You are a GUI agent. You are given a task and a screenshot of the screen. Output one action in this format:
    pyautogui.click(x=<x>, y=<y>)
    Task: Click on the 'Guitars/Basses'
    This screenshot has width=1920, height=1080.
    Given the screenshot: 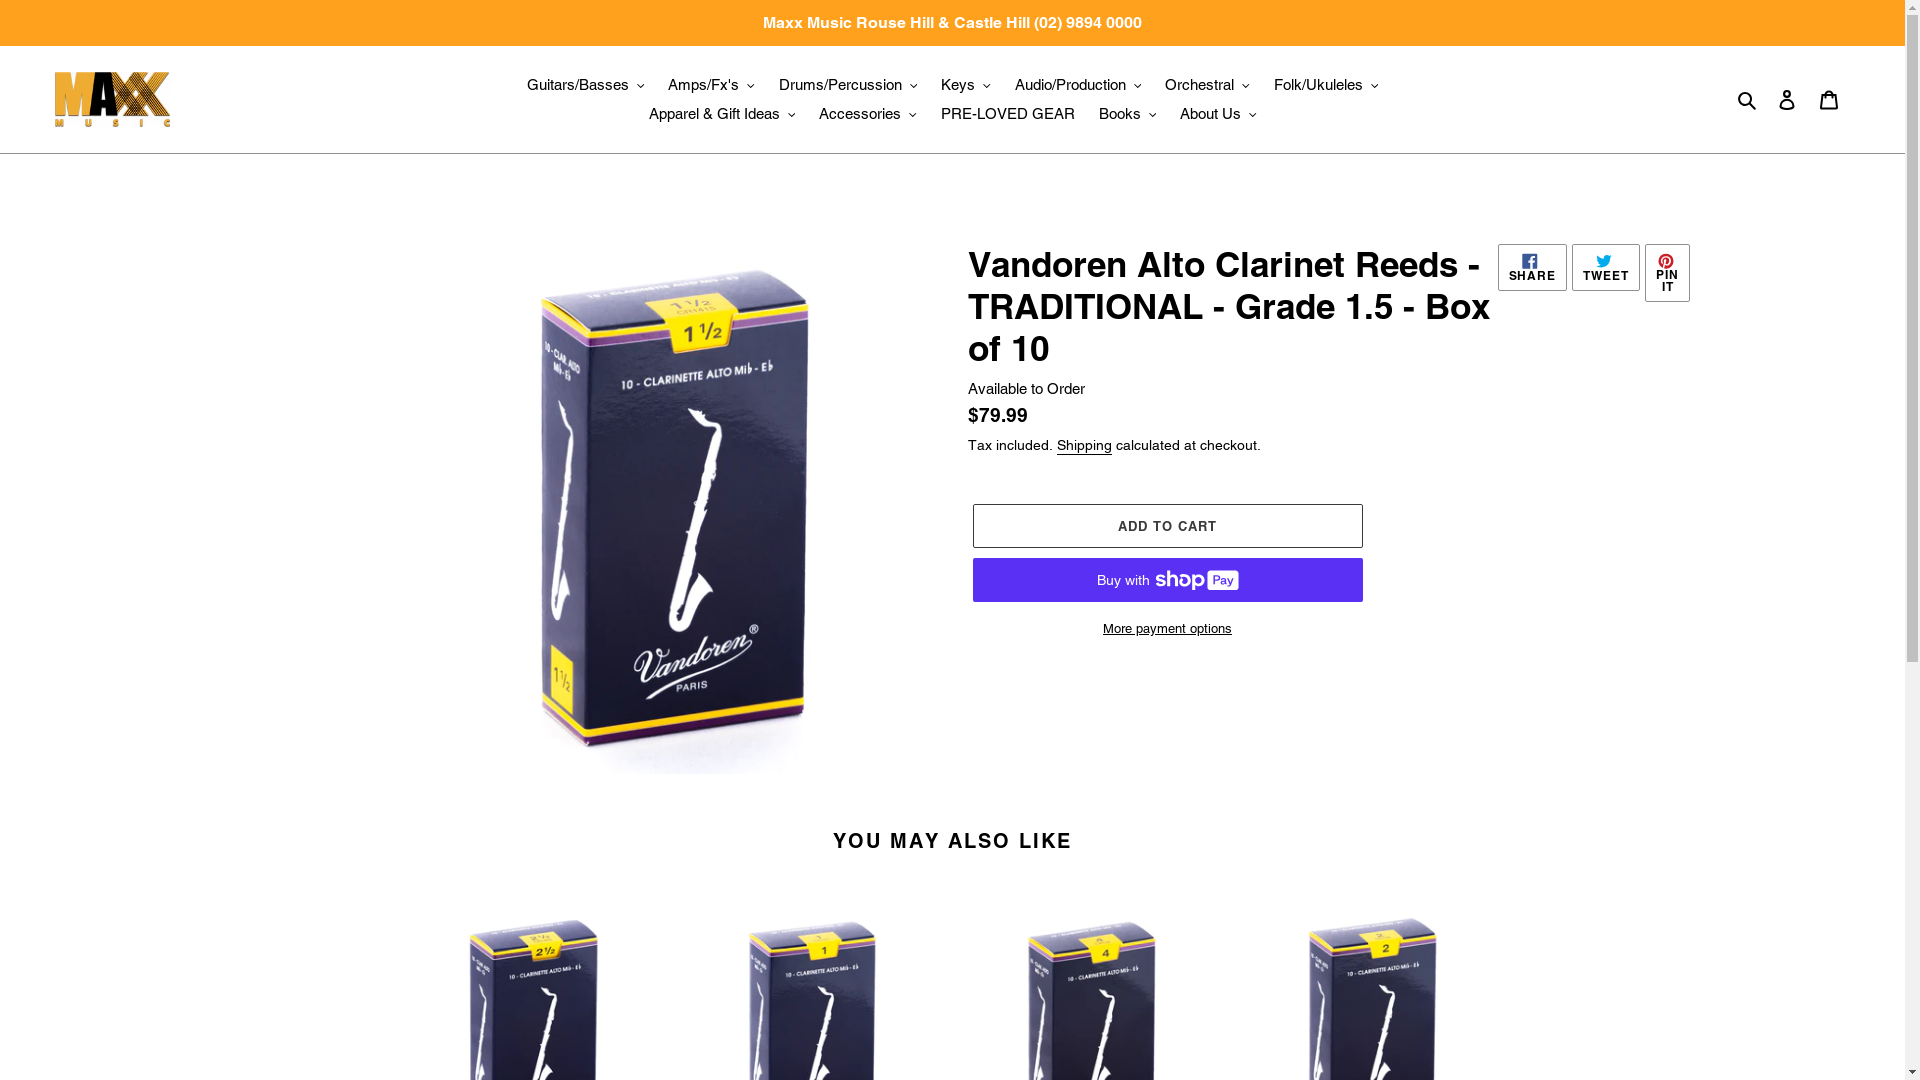 What is the action you would take?
    pyautogui.click(x=517, y=84)
    